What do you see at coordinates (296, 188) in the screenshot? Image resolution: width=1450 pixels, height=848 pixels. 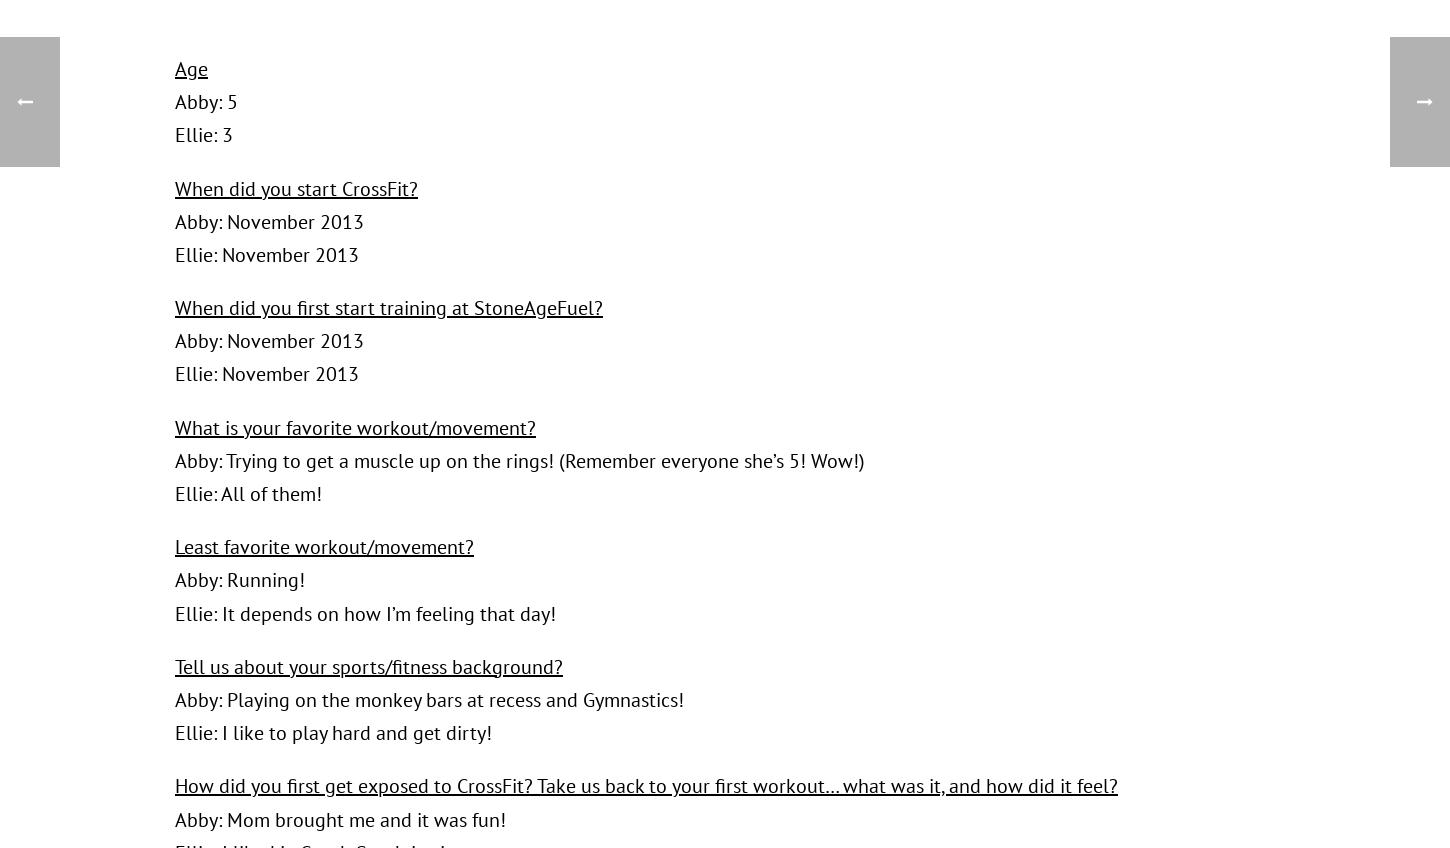 I see `'When did you start CrossFit?'` at bounding box center [296, 188].